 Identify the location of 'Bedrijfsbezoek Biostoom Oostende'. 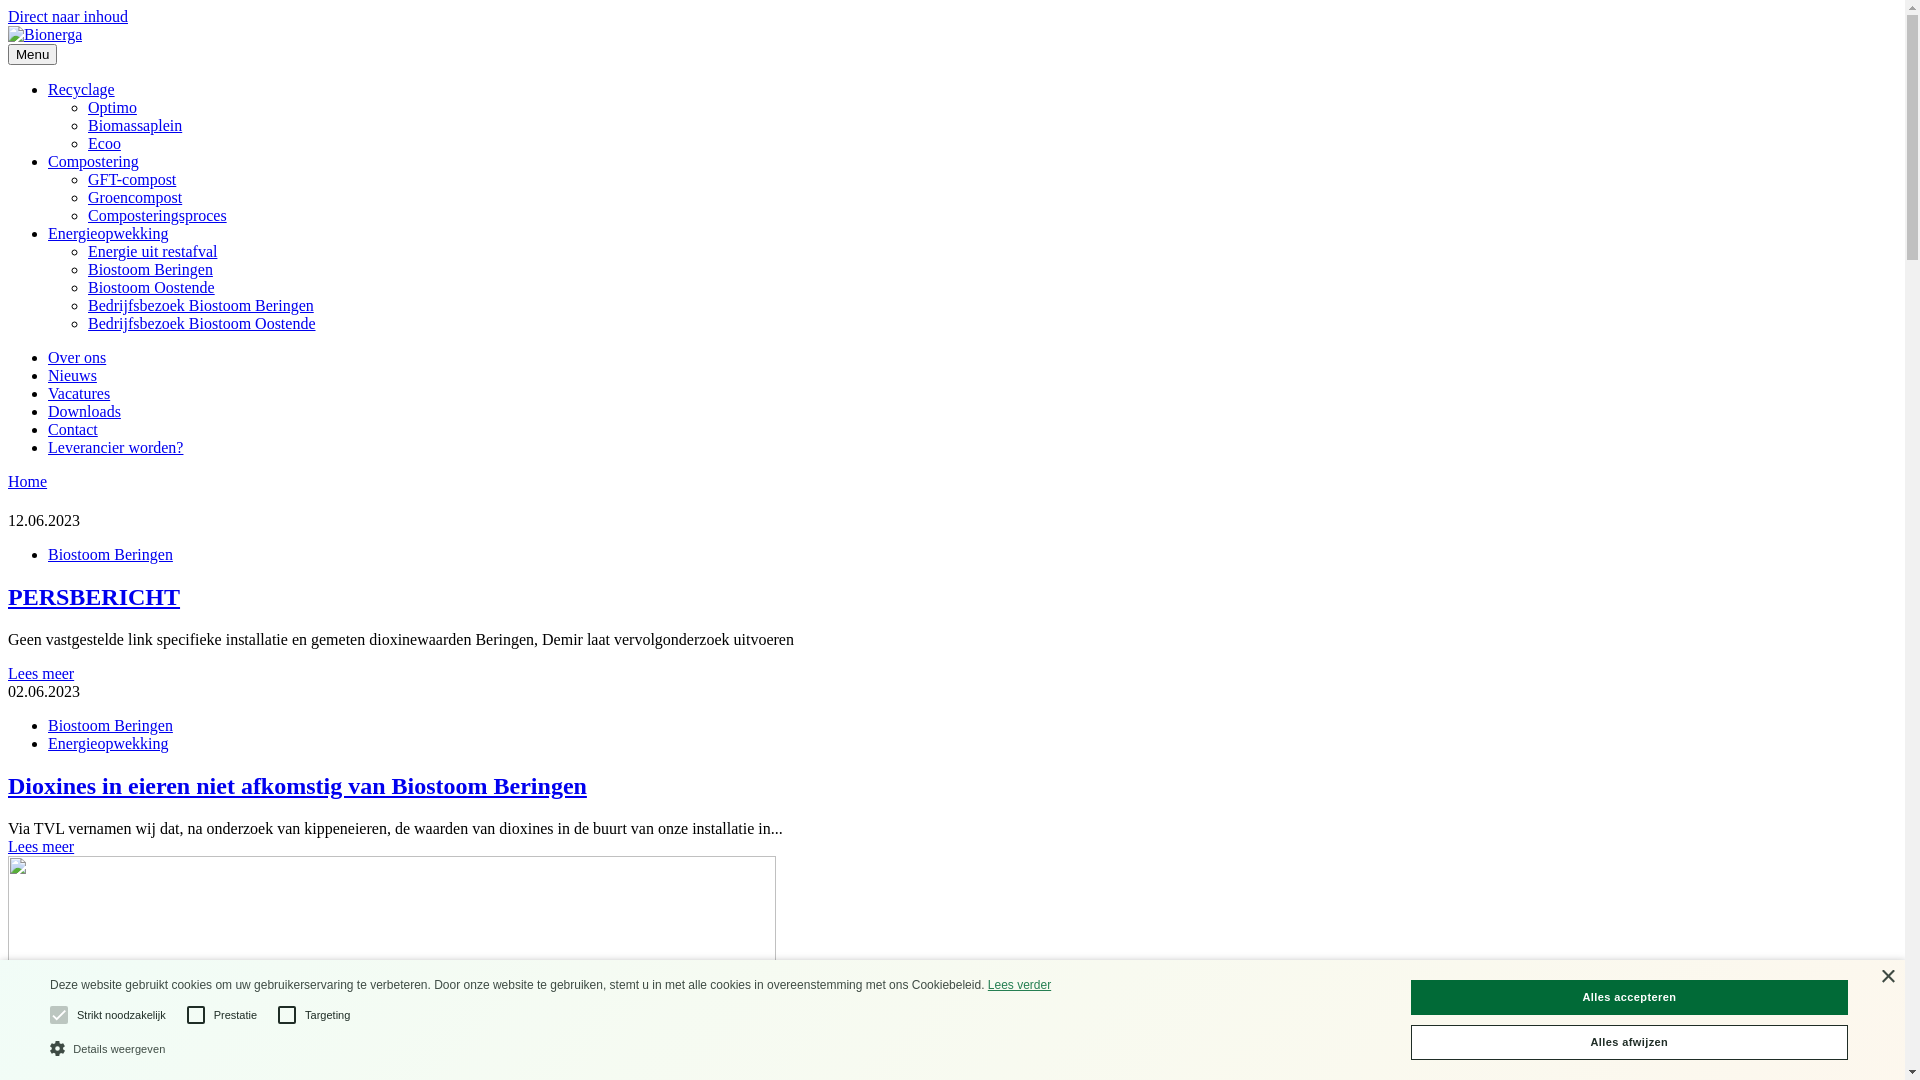
(201, 322).